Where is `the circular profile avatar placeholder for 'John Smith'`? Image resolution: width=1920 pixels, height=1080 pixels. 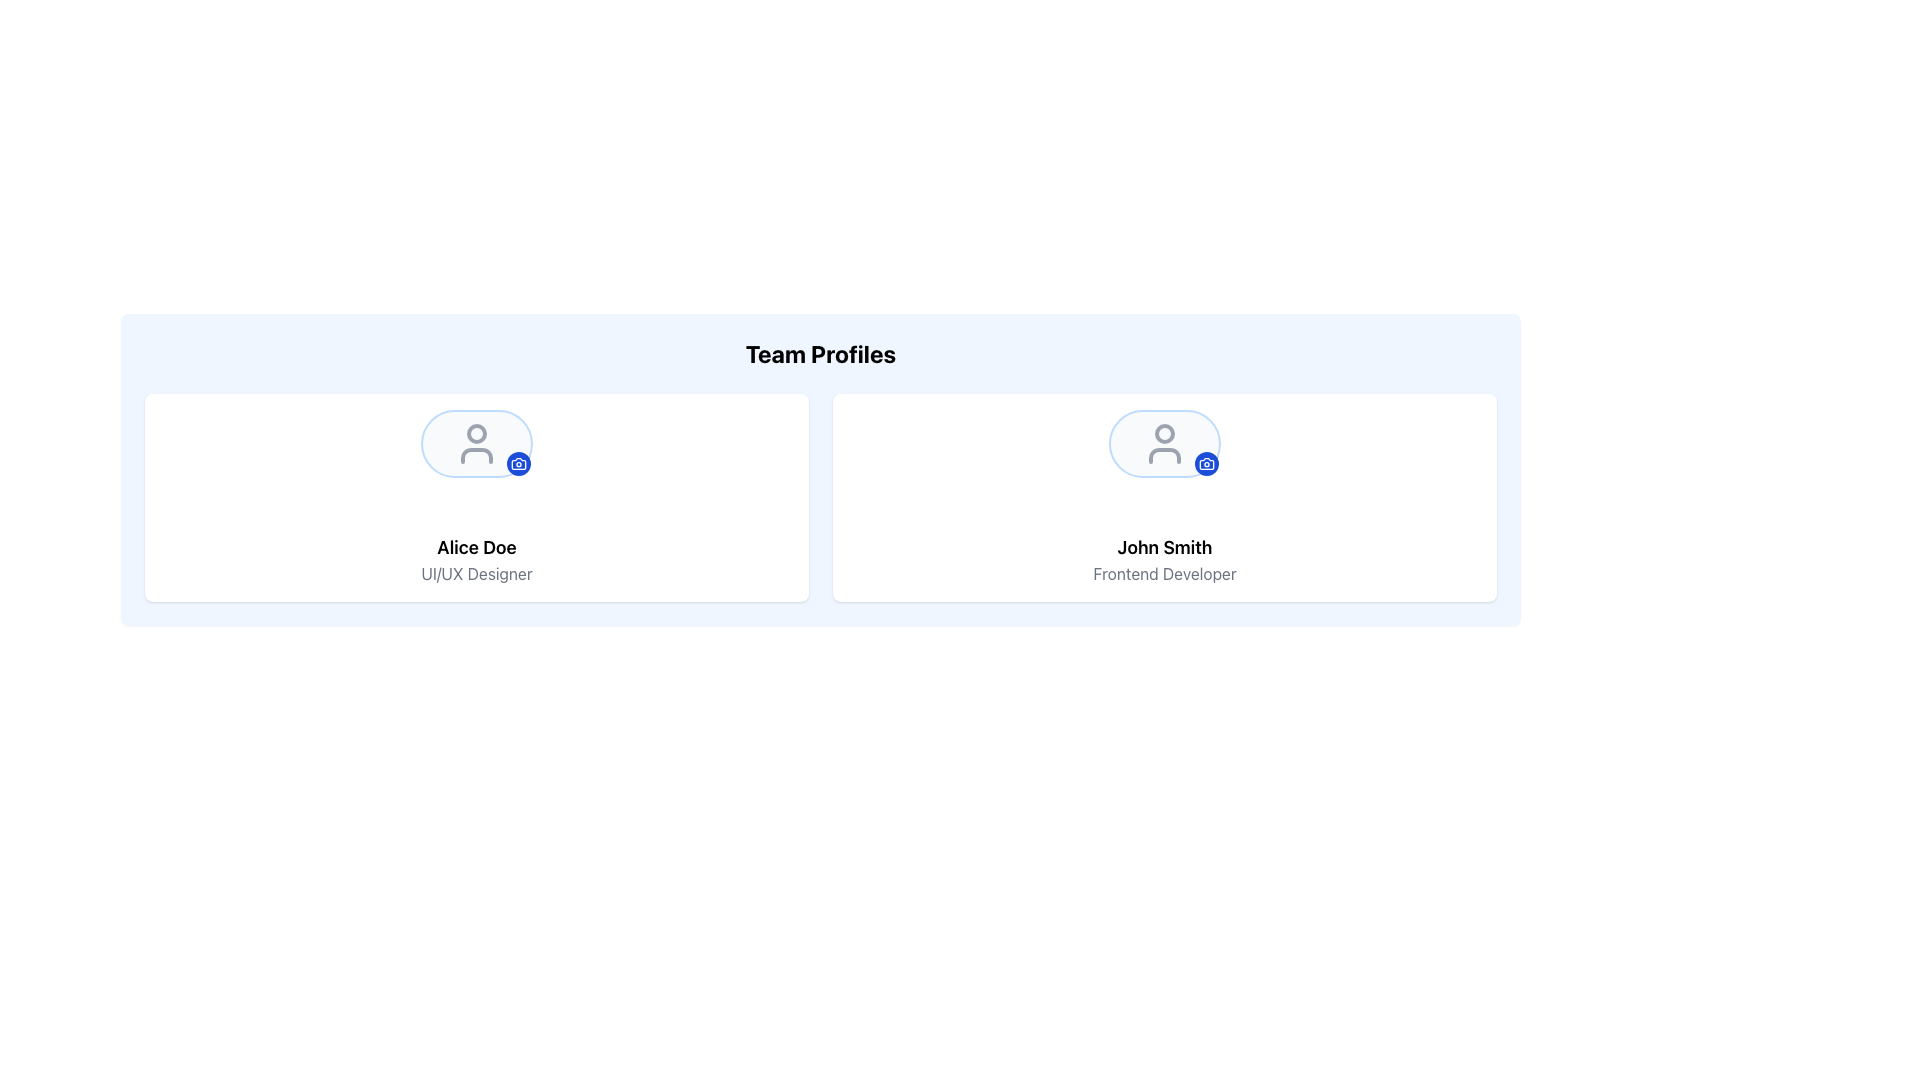 the circular profile avatar placeholder for 'John Smith' is located at coordinates (1165, 466).